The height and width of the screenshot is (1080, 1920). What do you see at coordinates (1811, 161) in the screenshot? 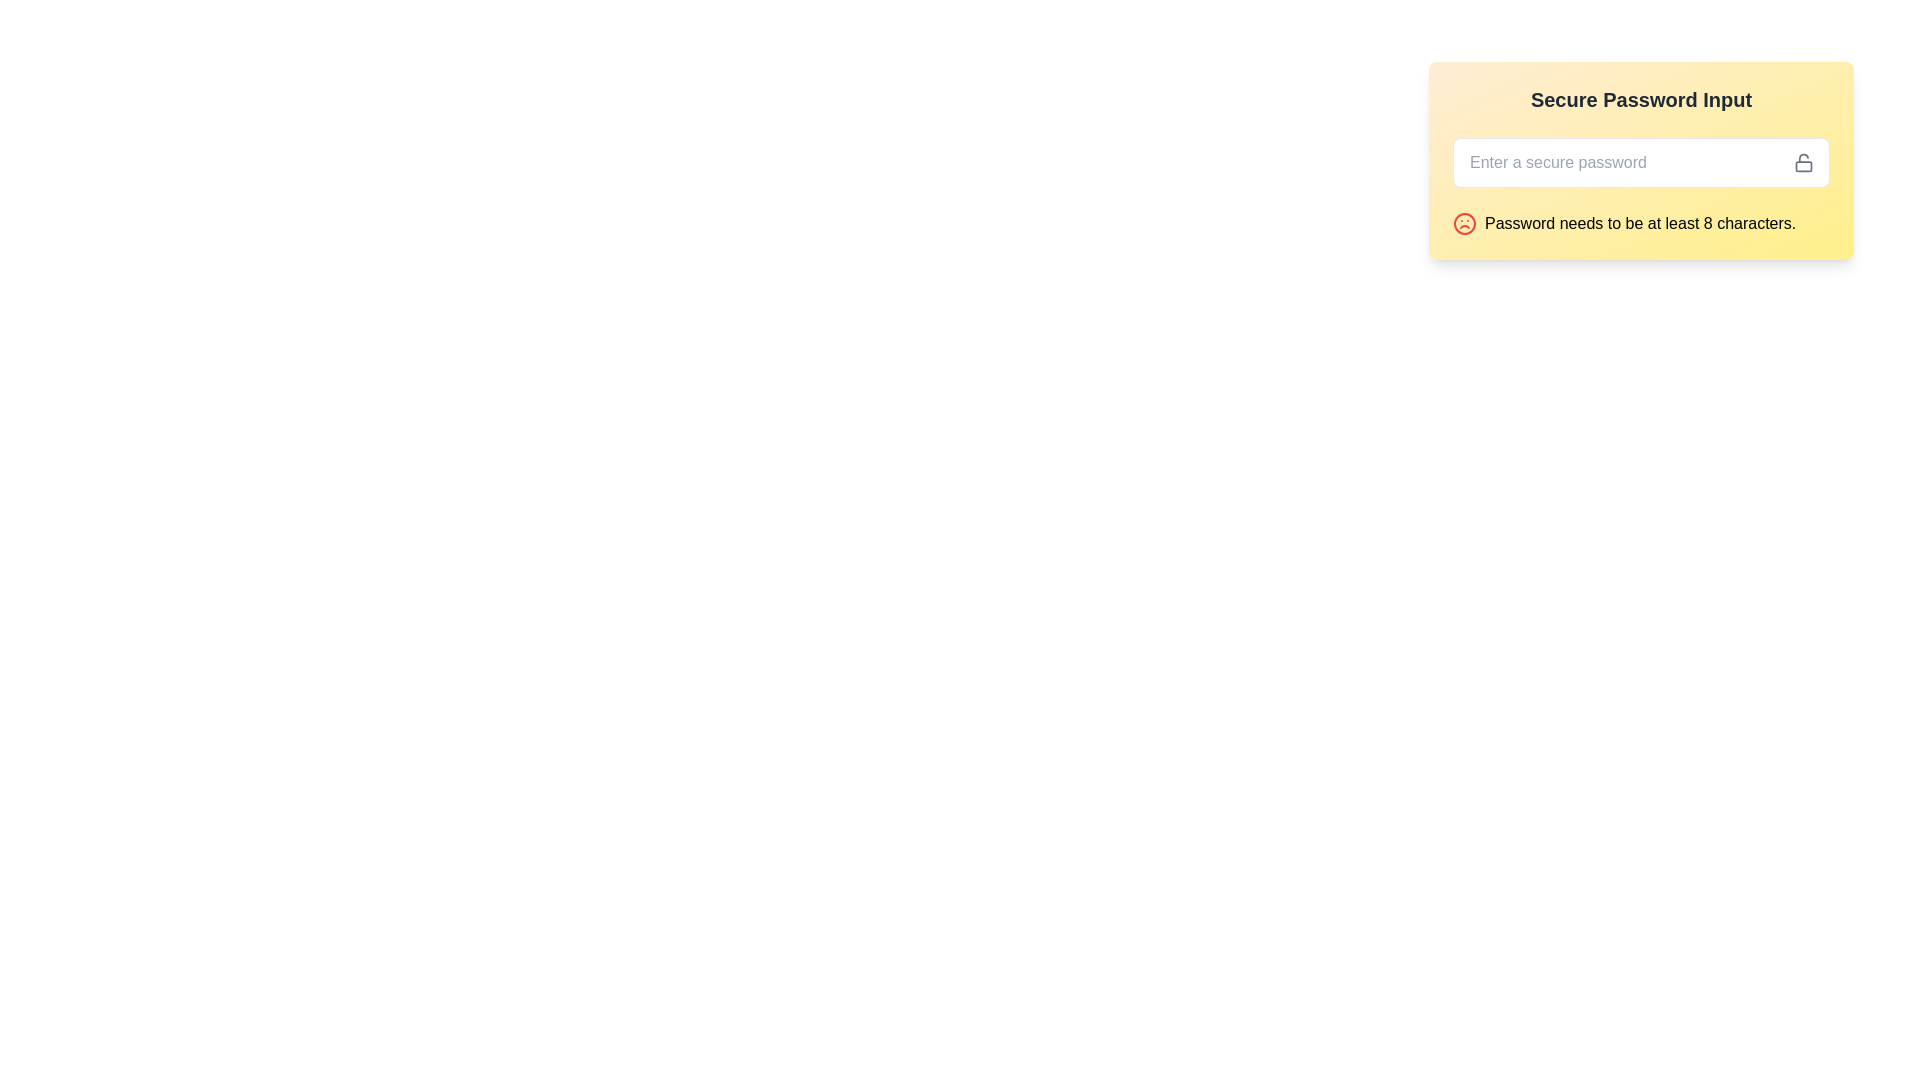
I see `the icon button located at the far right of the password input field` at bounding box center [1811, 161].